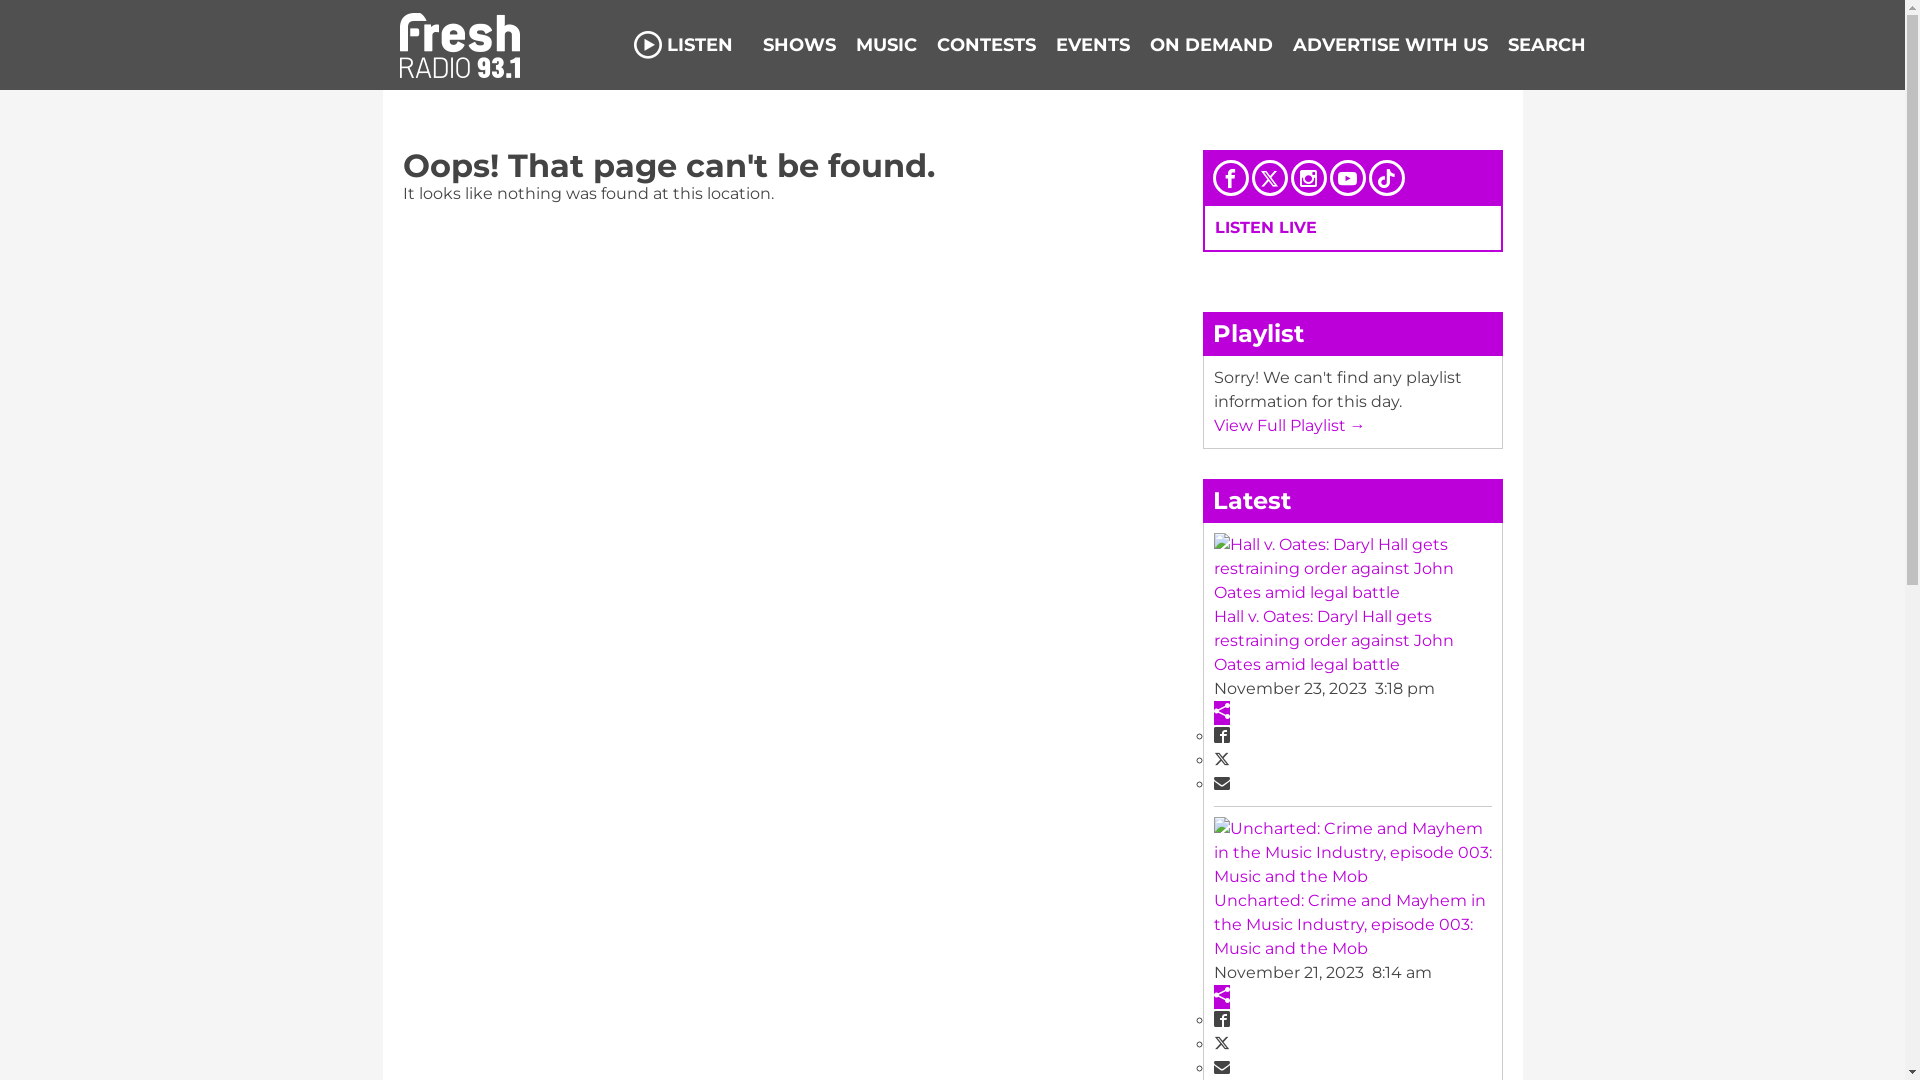  What do you see at coordinates (1388, 45) in the screenshot?
I see `'ADVERTISE WITH US'` at bounding box center [1388, 45].